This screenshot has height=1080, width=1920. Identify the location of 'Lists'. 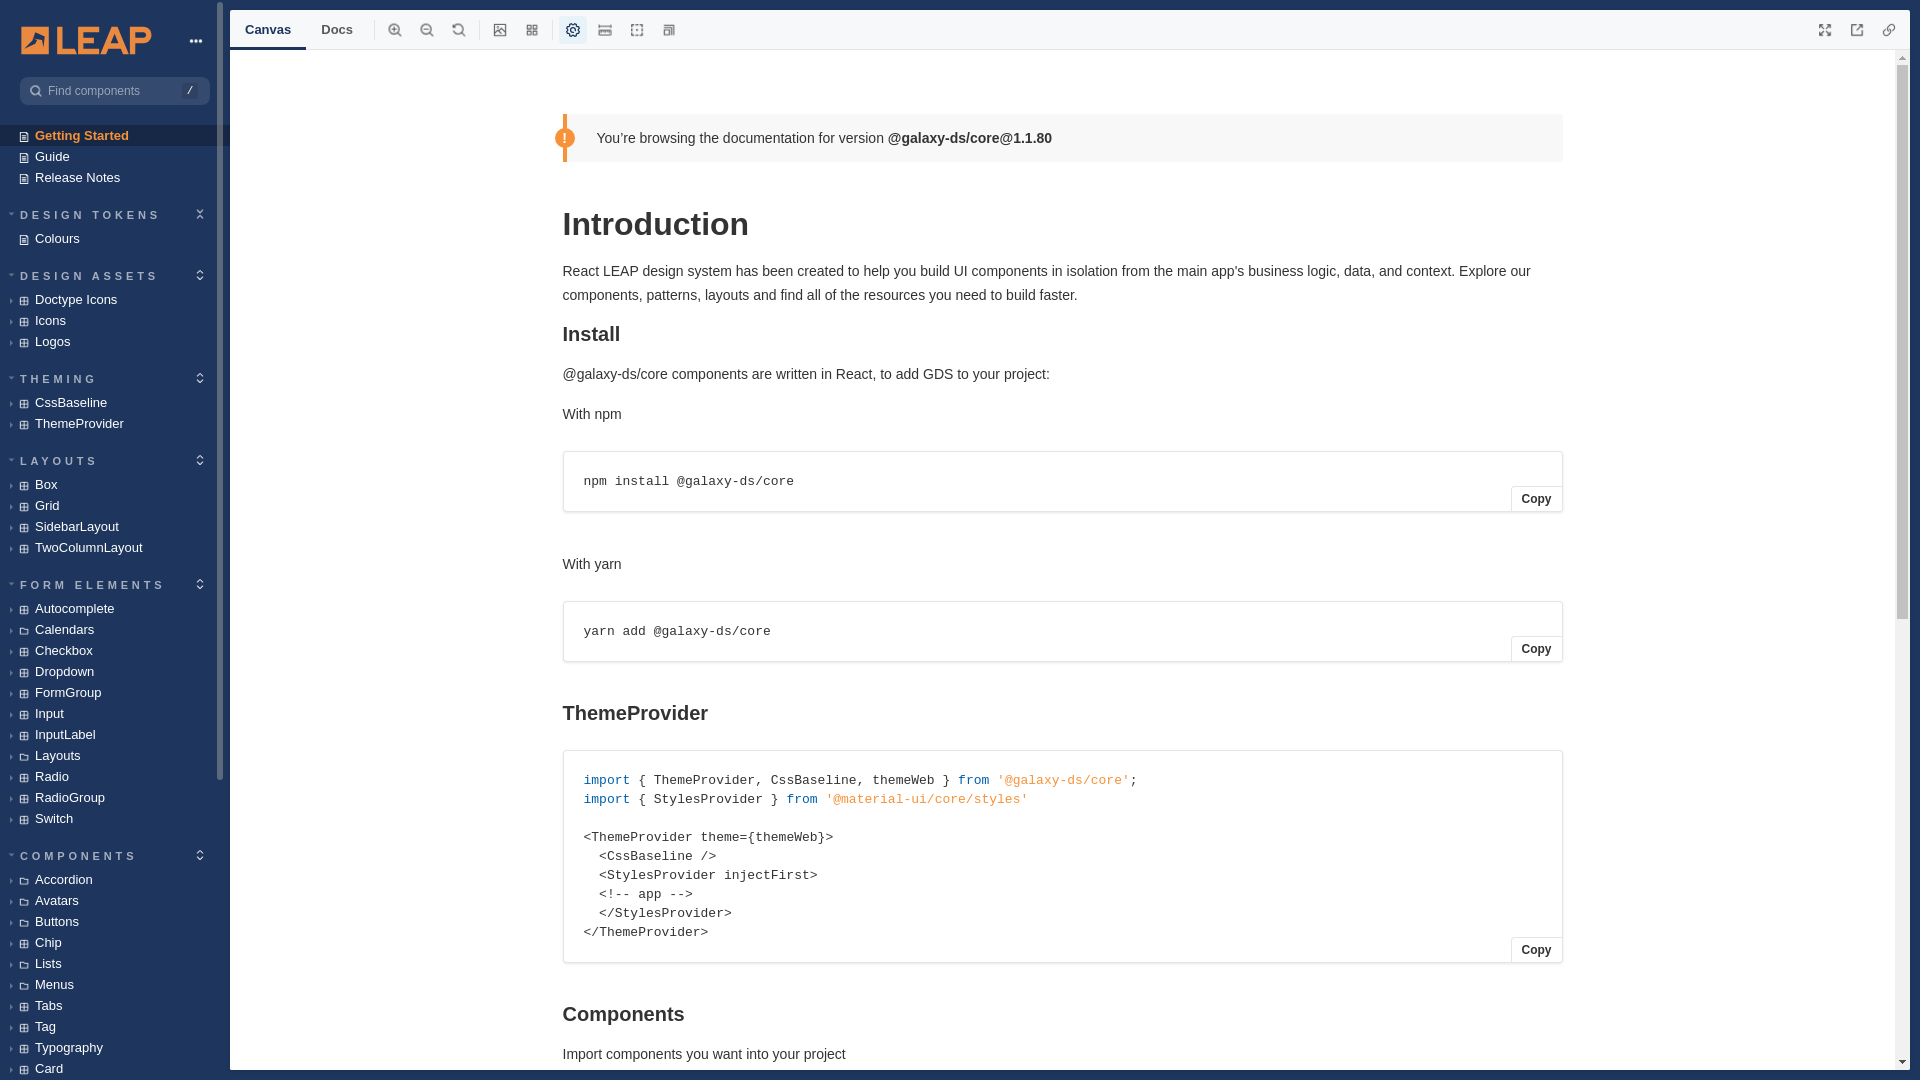
(114, 962).